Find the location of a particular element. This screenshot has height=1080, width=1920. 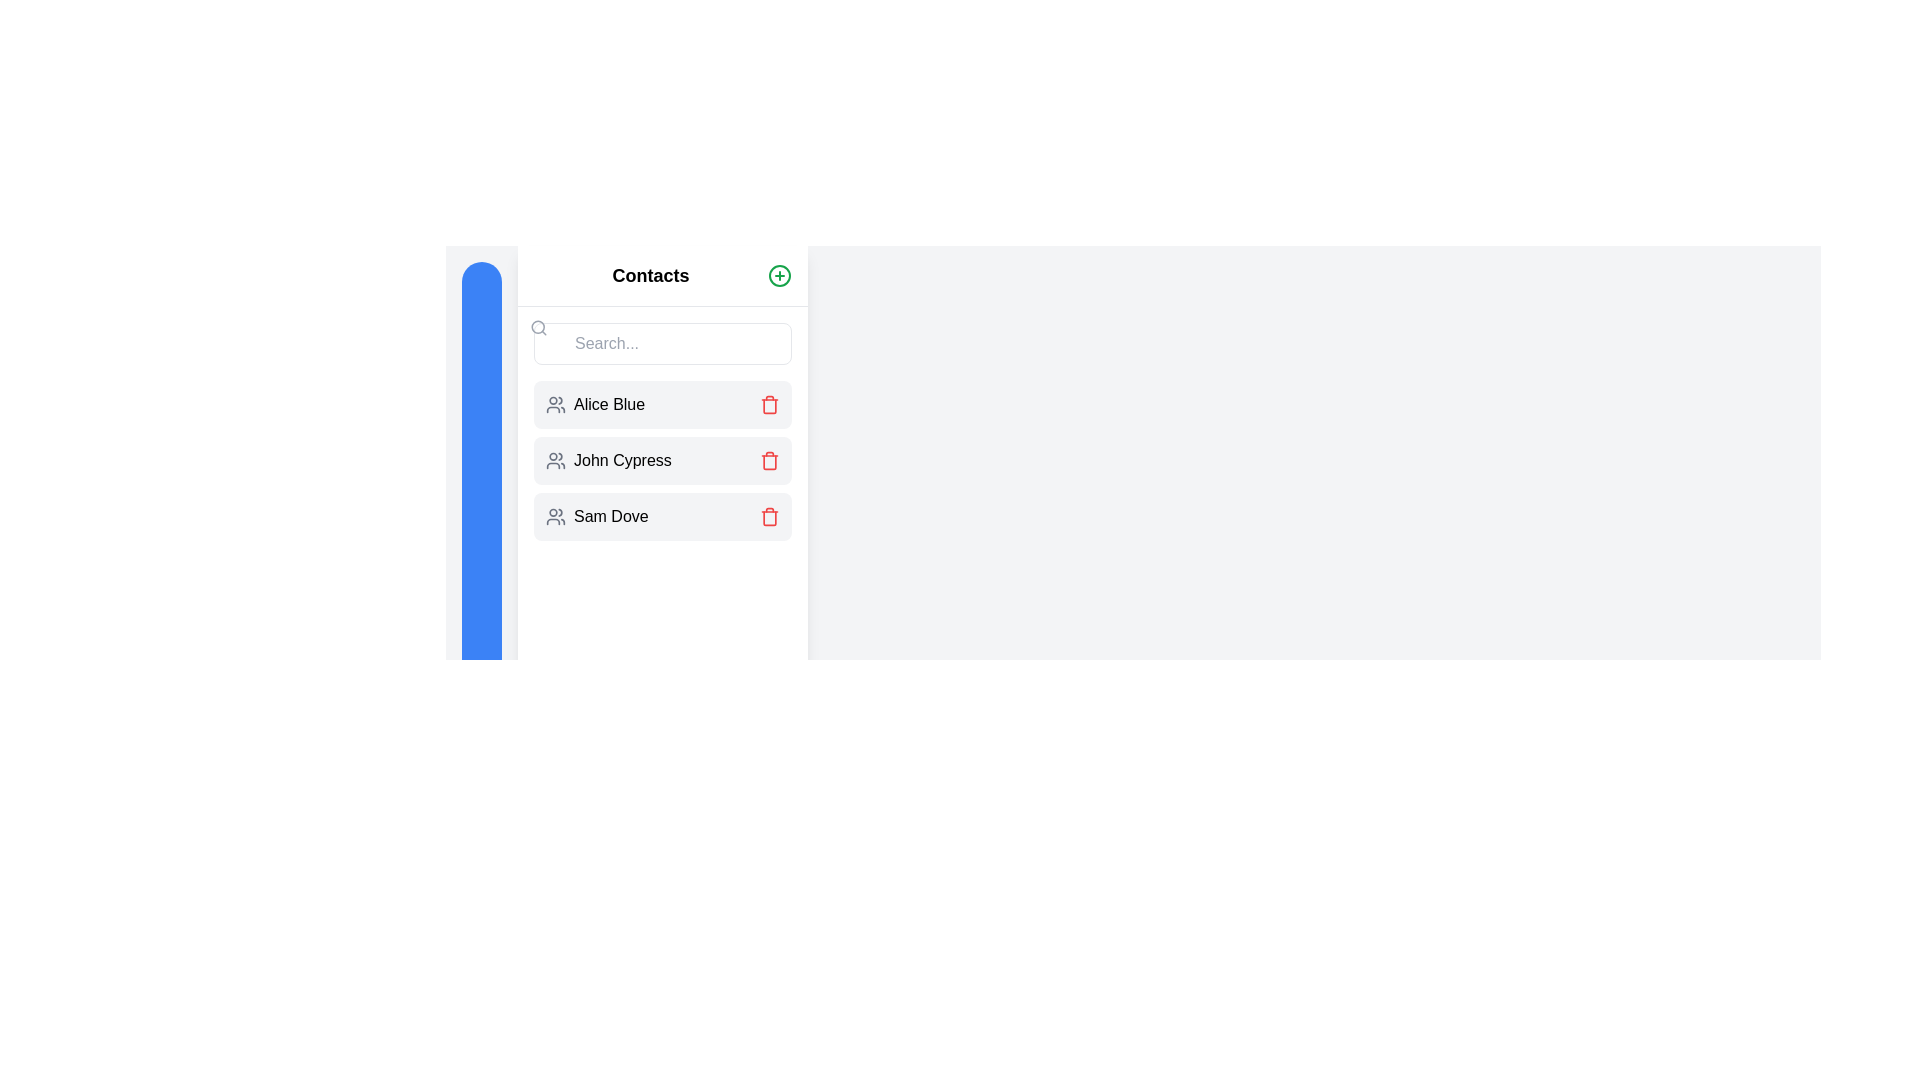

the delete button located to the far-right of the 'Alice Blue' entry in the Contacts section is located at coordinates (768, 405).